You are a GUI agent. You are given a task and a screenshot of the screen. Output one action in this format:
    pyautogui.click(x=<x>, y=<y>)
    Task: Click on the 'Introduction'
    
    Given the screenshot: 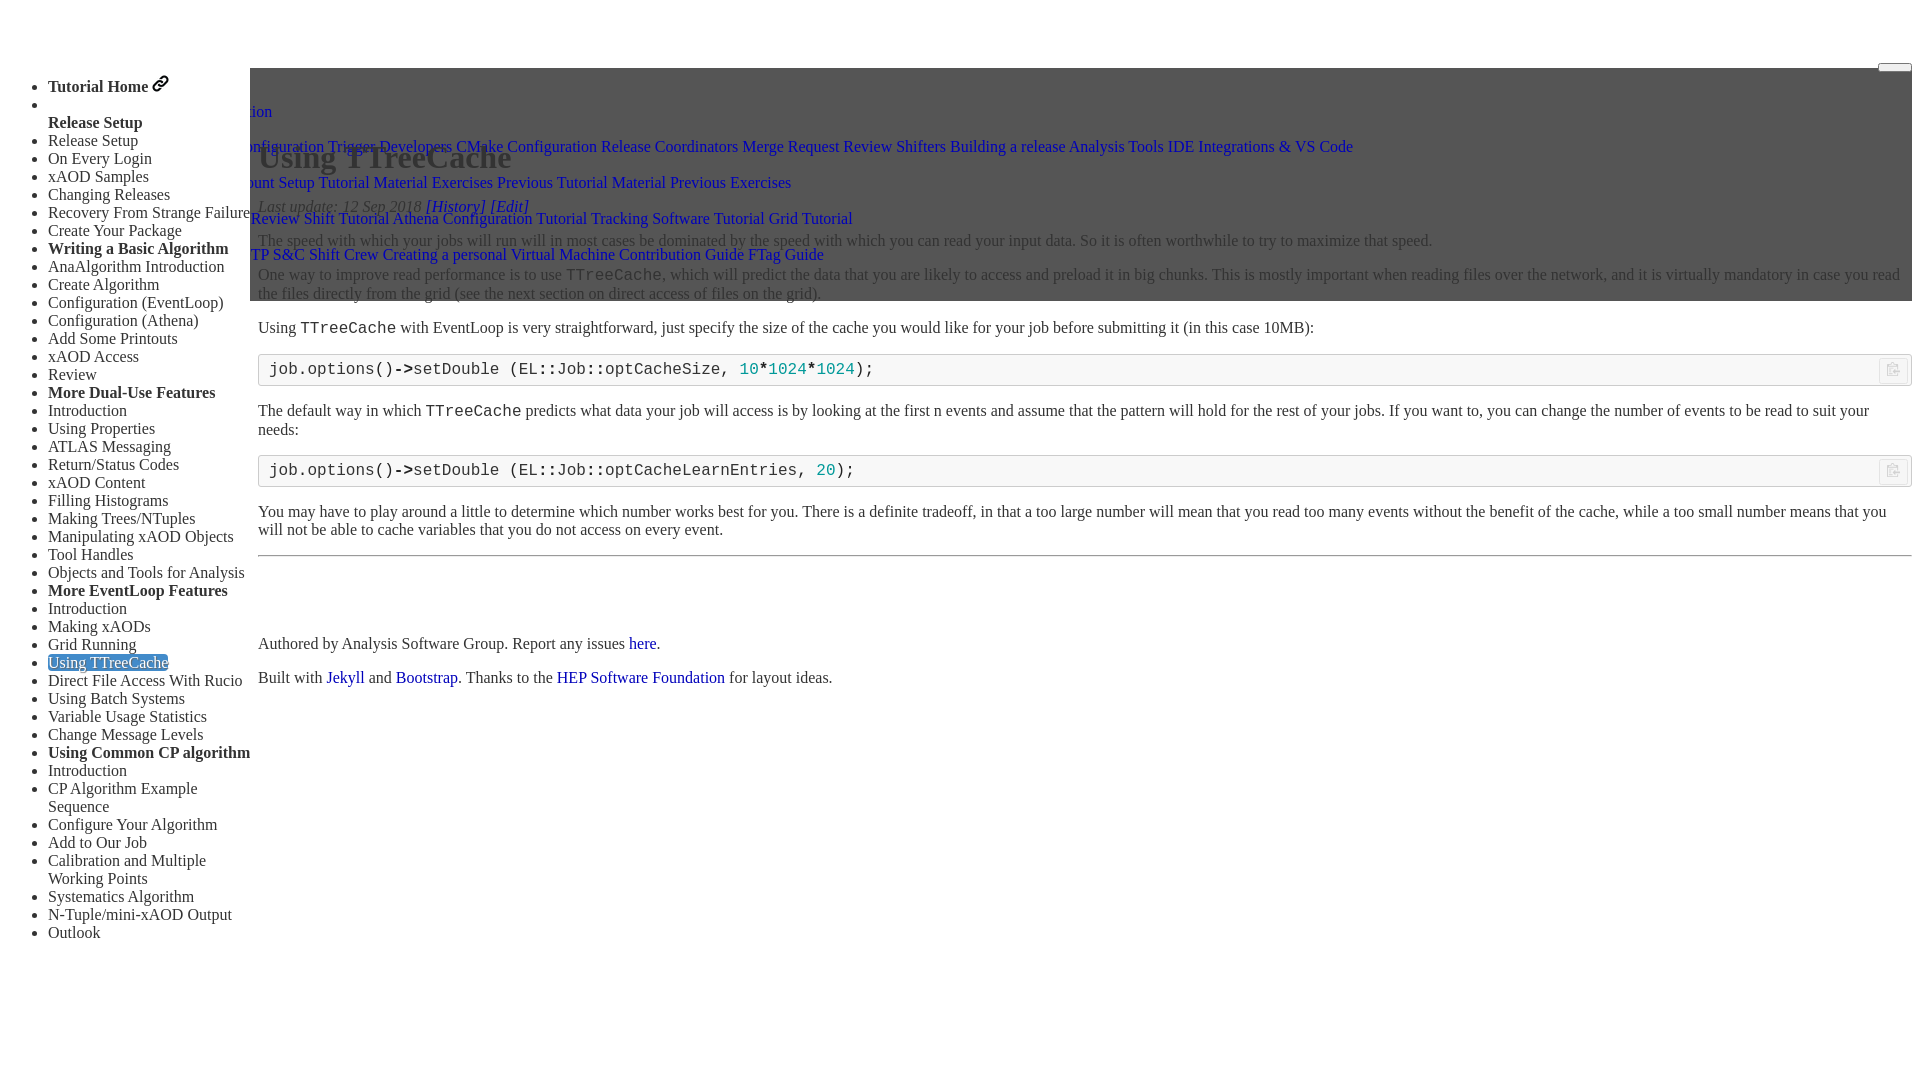 What is the action you would take?
    pyautogui.click(x=48, y=409)
    